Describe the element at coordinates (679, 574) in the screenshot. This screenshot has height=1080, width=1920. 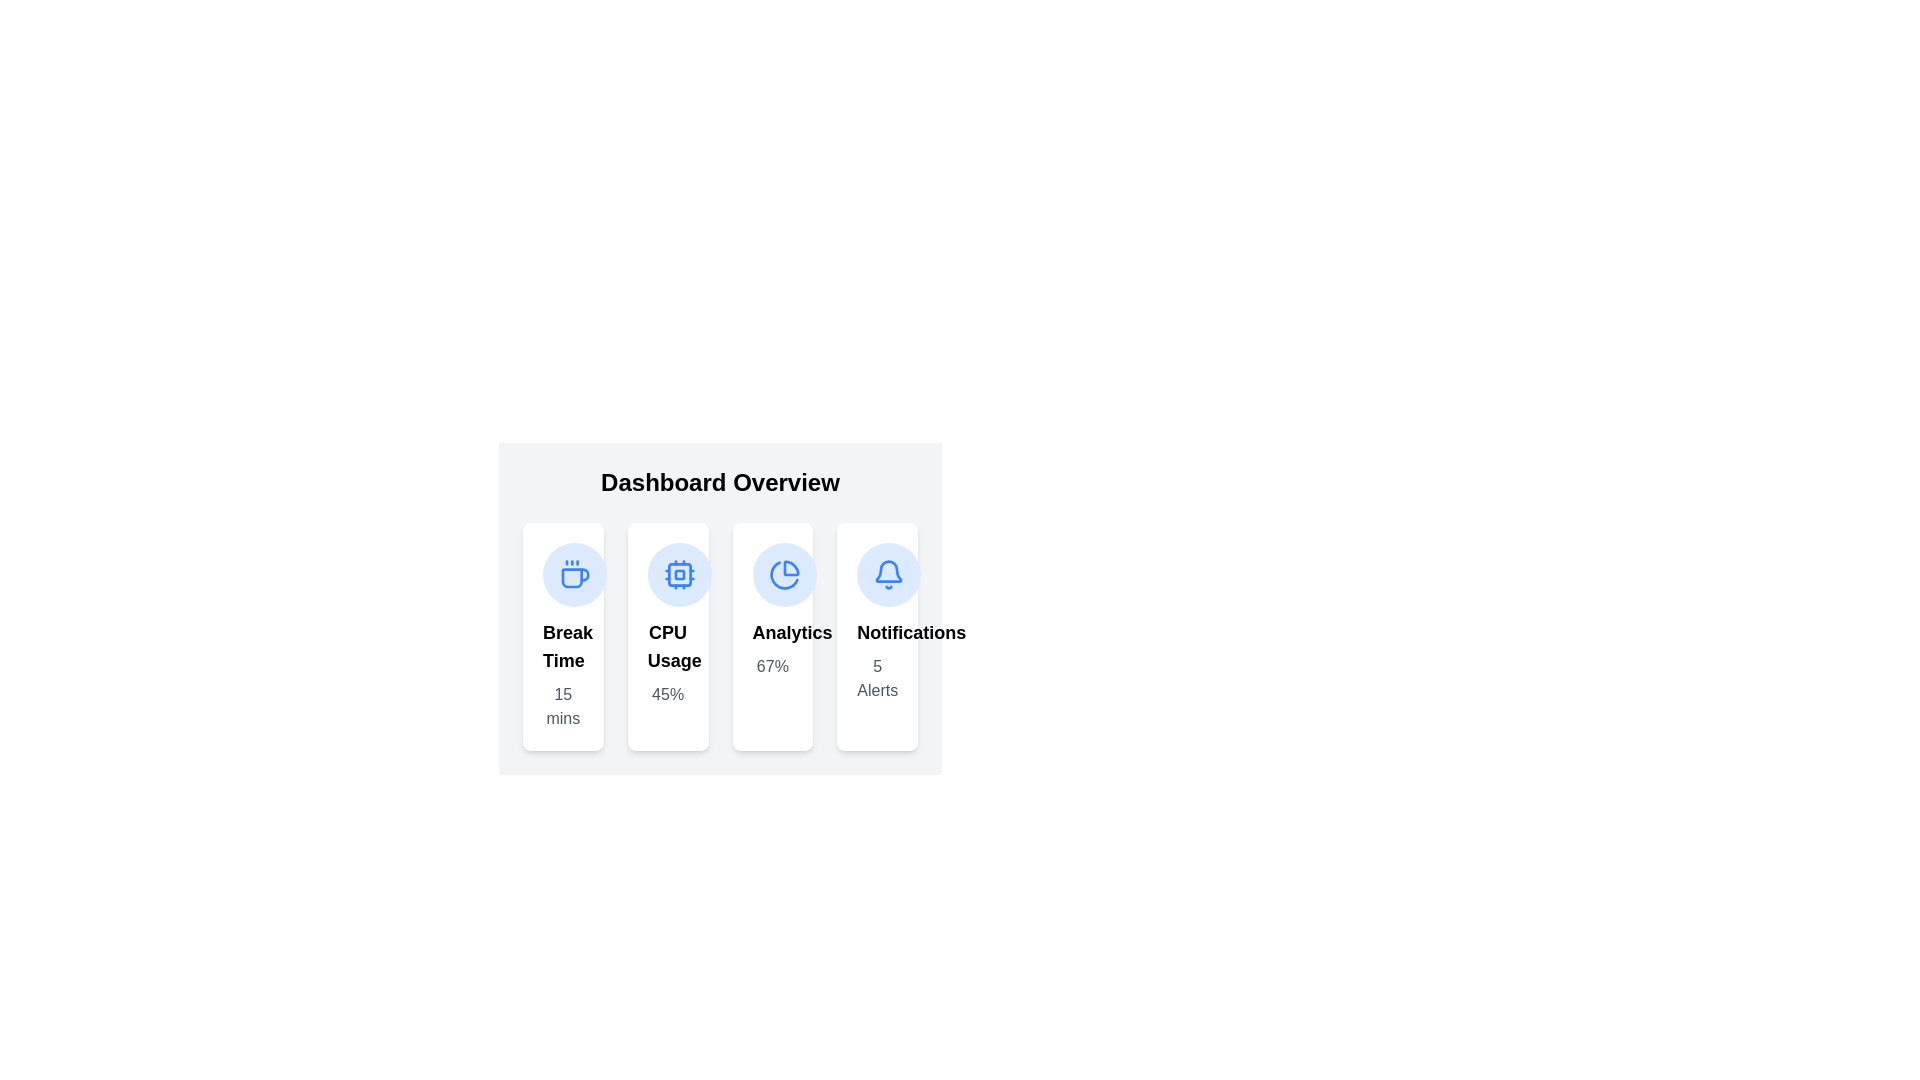
I see `the CPU Usage icon located at the top-center of the 'CPU Usage 45%' section, which represents system performance information for CPU usage` at that location.